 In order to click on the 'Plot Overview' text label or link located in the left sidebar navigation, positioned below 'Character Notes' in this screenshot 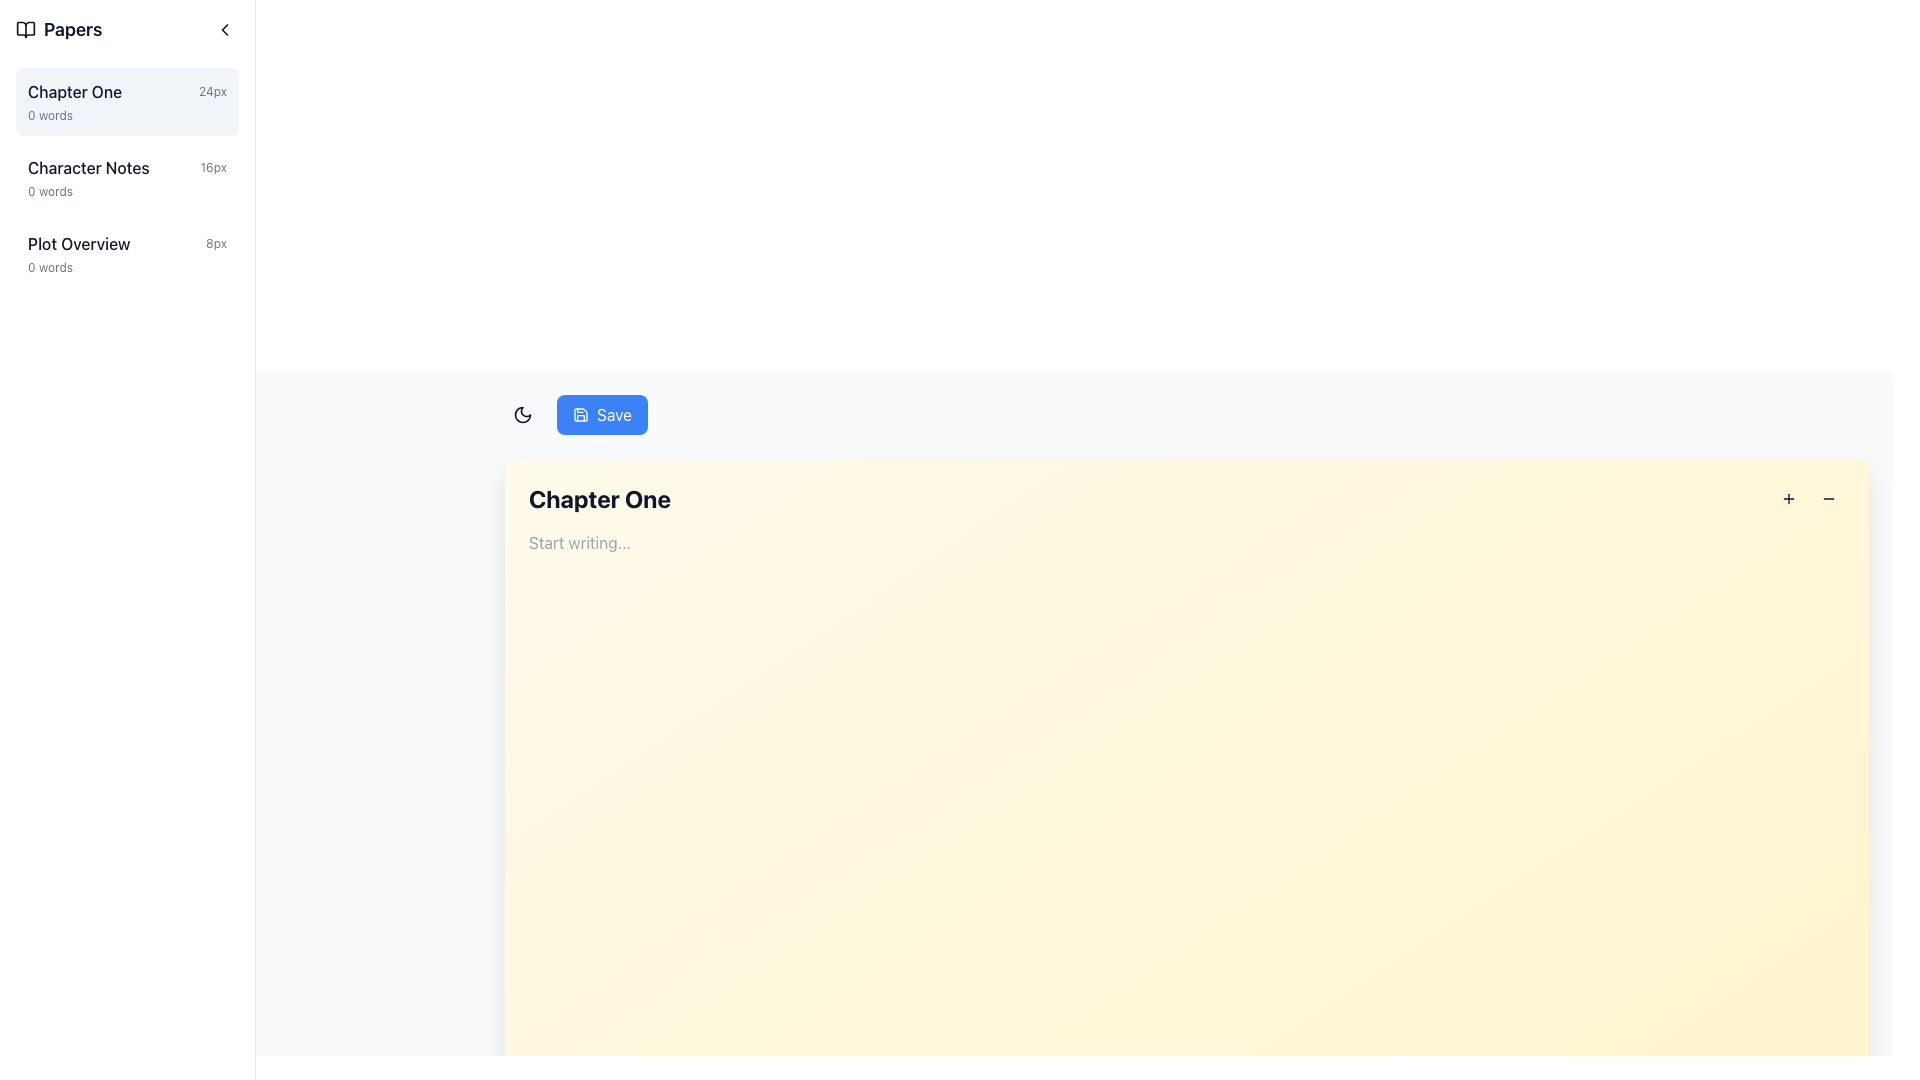, I will do `click(79, 242)`.